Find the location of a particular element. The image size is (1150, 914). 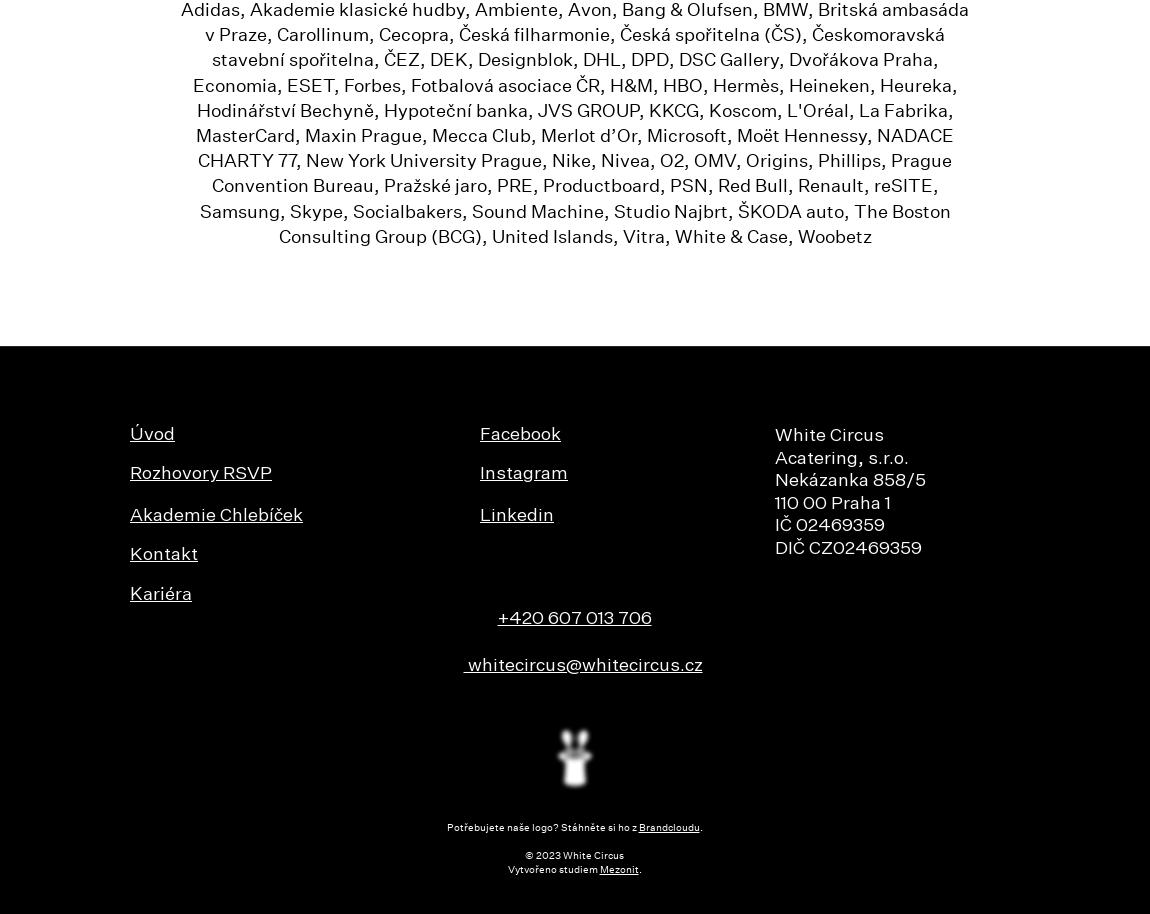

'Nekázanka 858/5' is located at coordinates (849, 481).